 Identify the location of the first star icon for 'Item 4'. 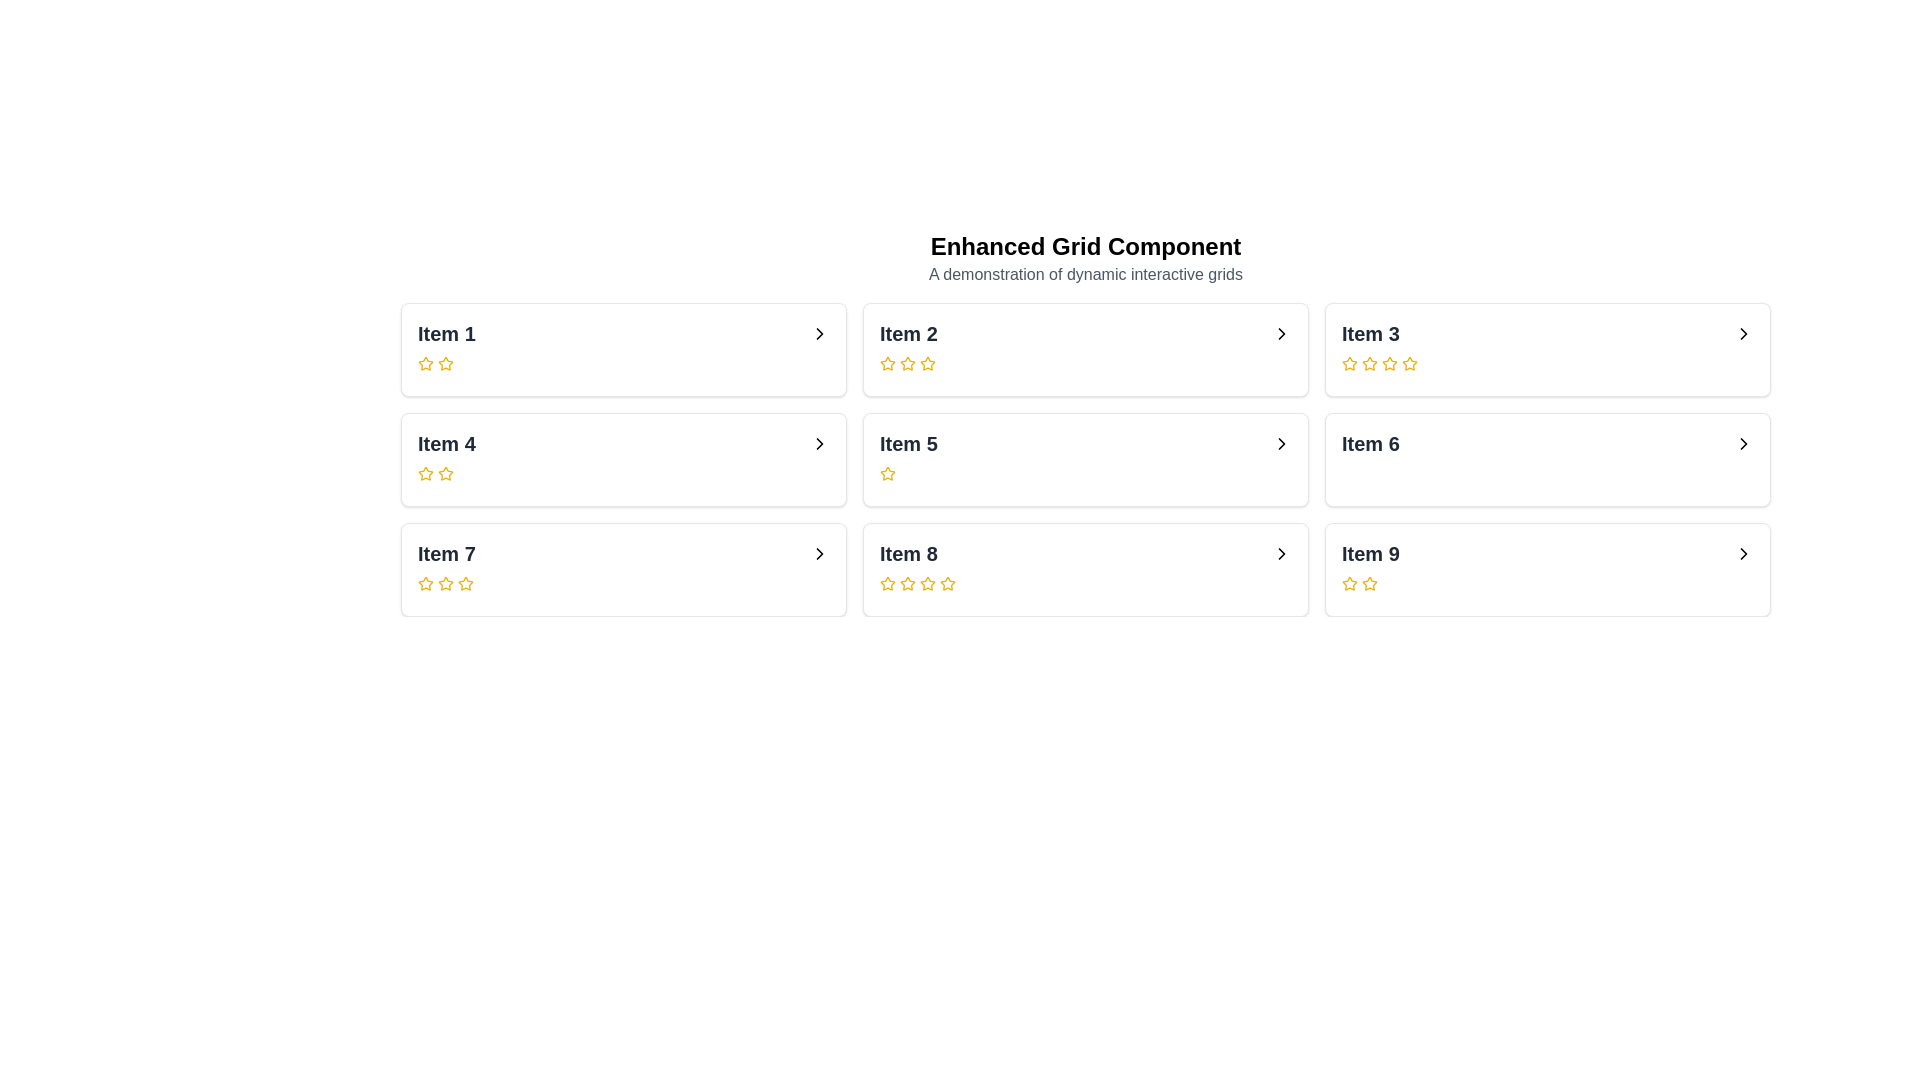
(425, 474).